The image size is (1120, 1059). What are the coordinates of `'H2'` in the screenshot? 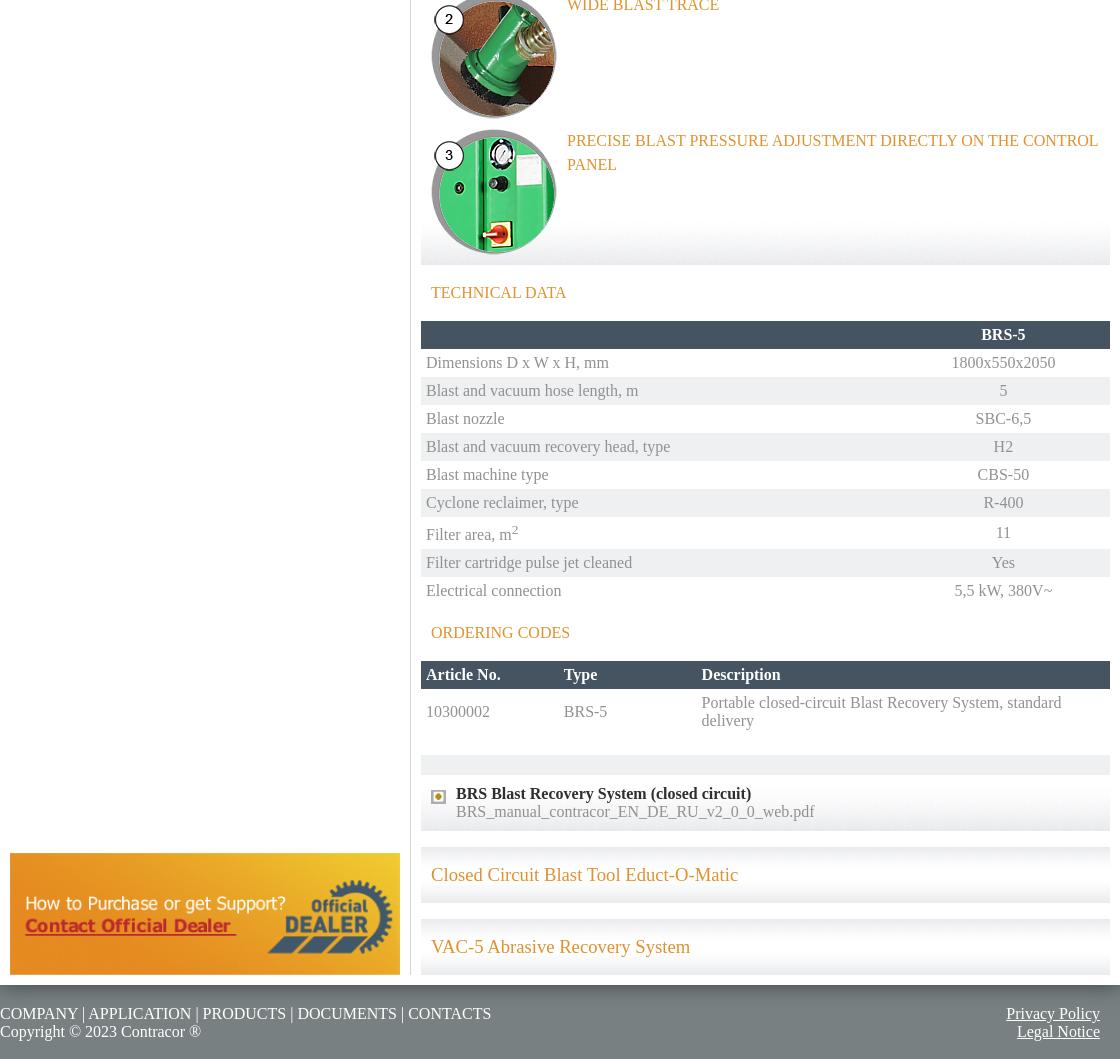 It's located at (992, 445).